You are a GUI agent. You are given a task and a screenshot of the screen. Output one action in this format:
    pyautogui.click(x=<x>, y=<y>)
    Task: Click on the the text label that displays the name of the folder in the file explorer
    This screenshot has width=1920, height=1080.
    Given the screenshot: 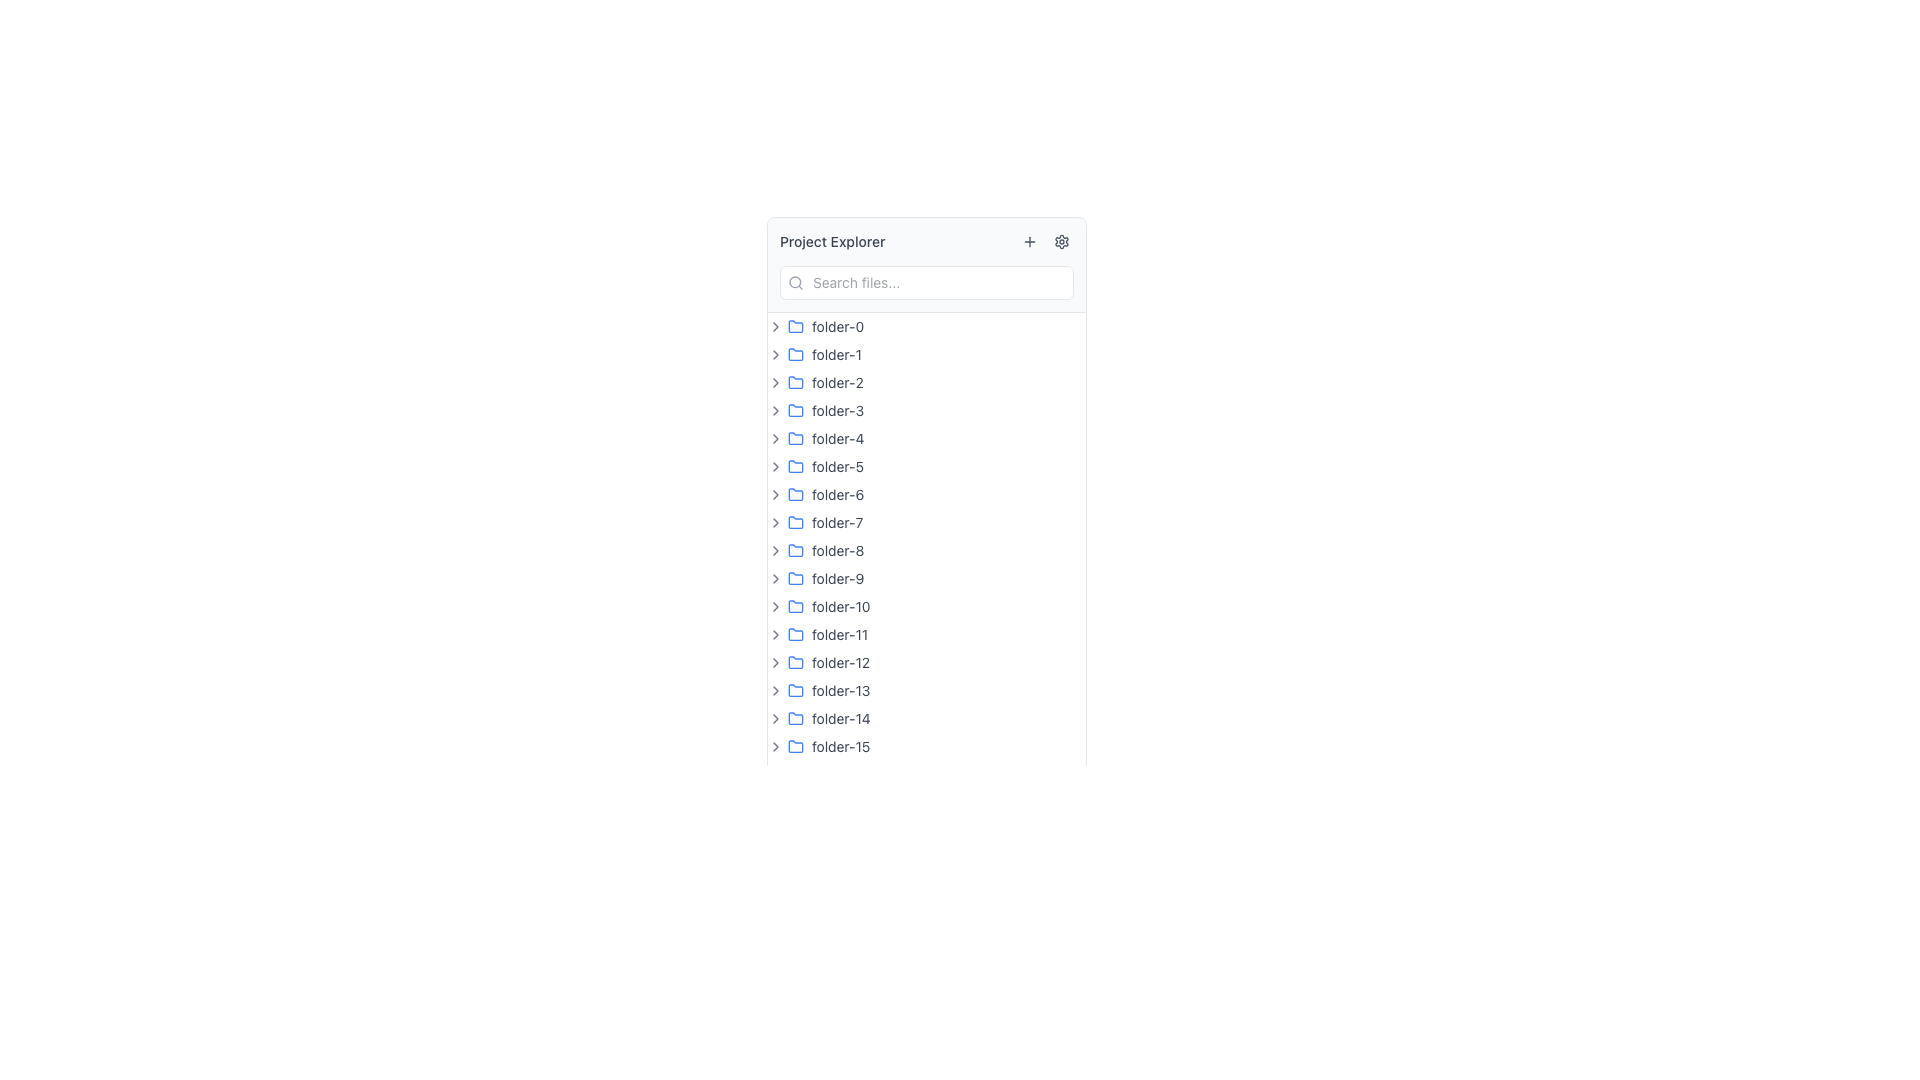 What is the action you would take?
    pyautogui.click(x=837, y=382)
    